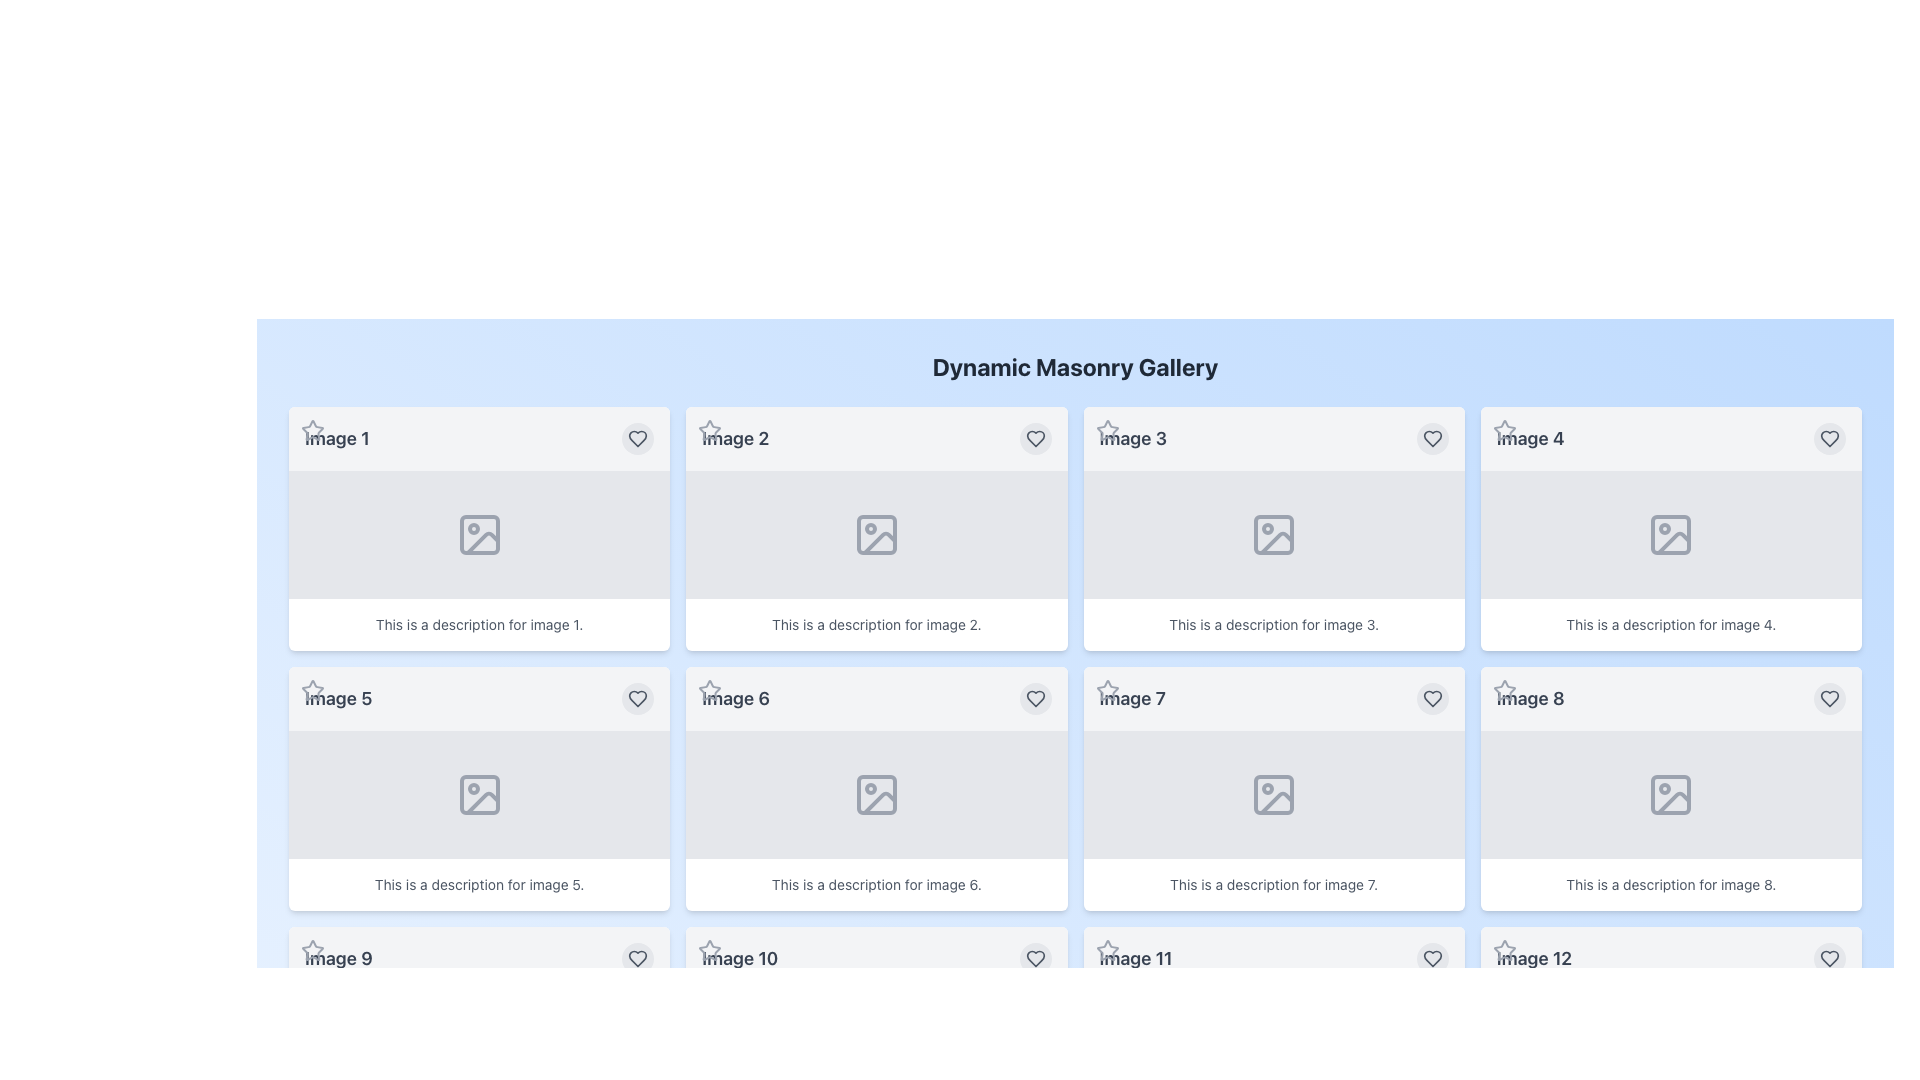  I want to click on the second card in the gallery layout that represents 'Image 2' with the description 'This is a description for image 2.', so click(876, 527).